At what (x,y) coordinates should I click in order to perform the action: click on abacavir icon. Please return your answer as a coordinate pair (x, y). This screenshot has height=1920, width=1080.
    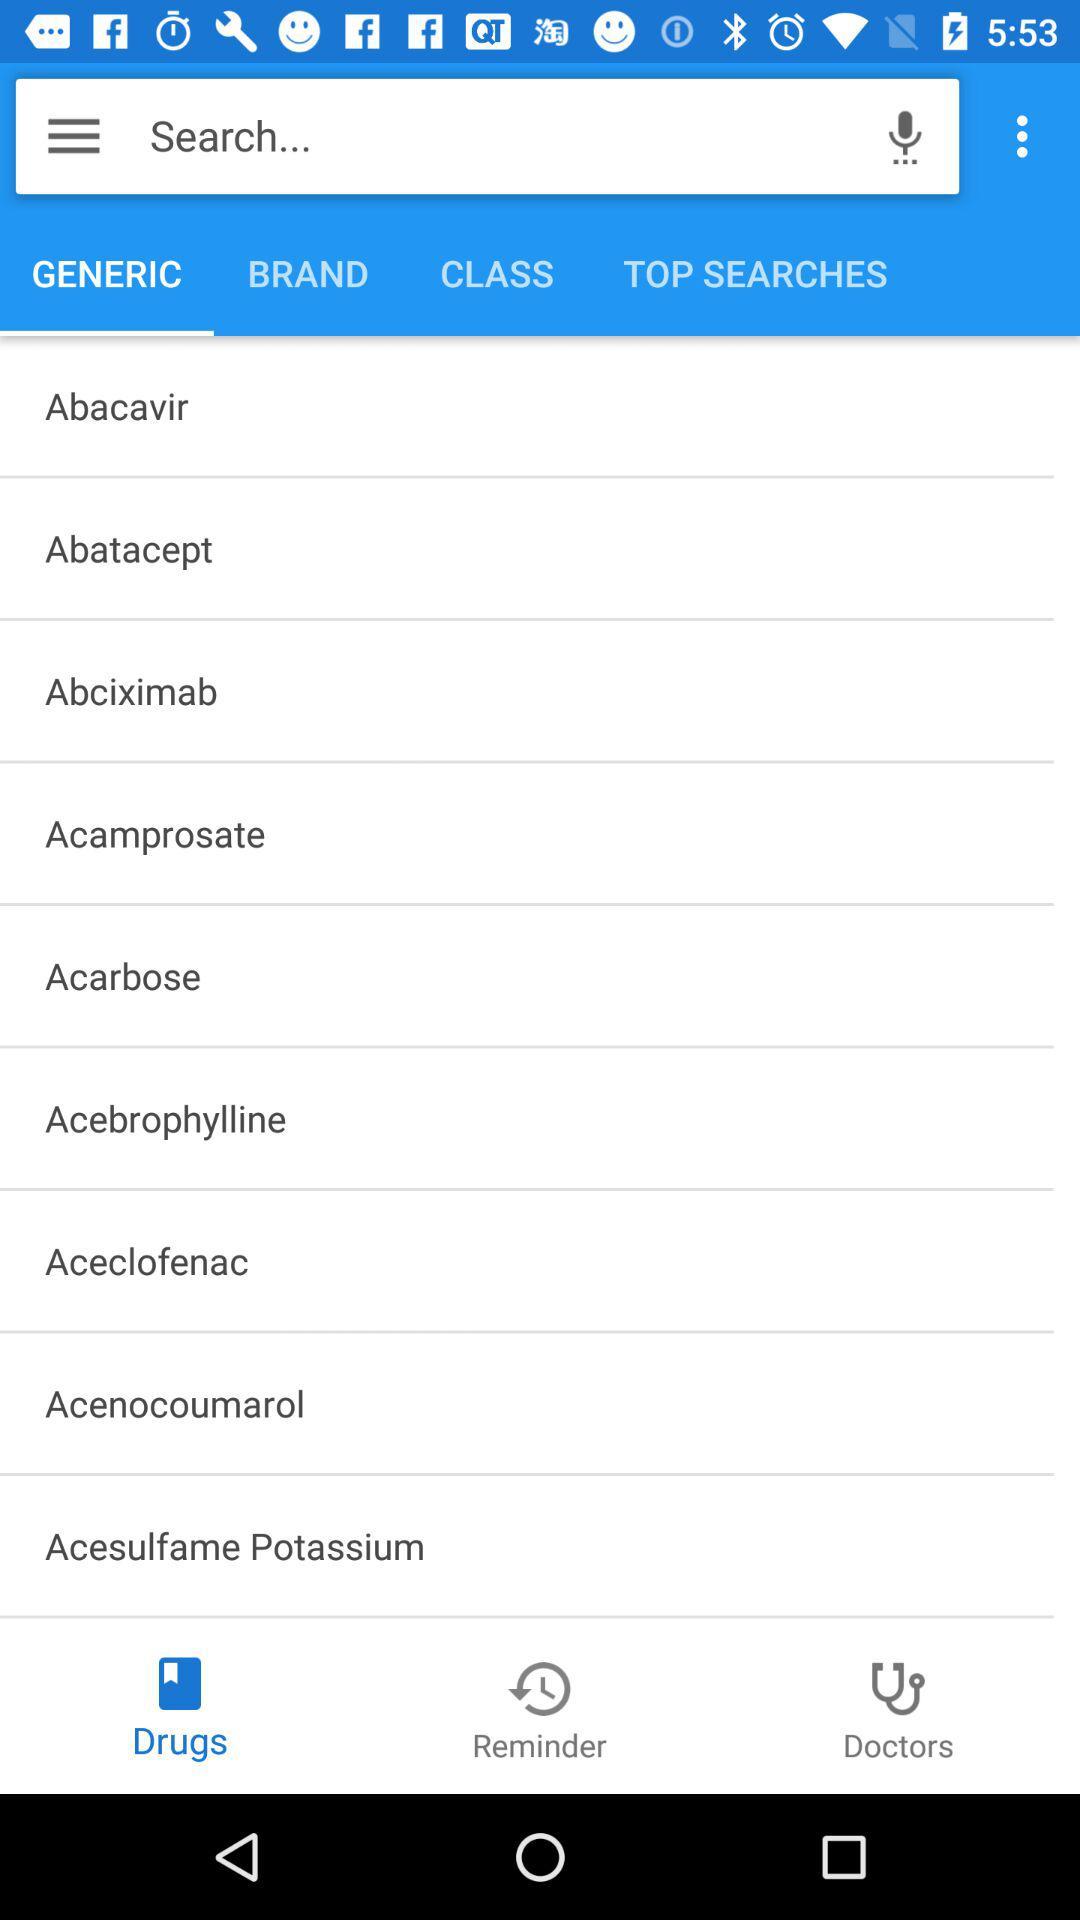
    Looking at the image, I should click on (525, 404).